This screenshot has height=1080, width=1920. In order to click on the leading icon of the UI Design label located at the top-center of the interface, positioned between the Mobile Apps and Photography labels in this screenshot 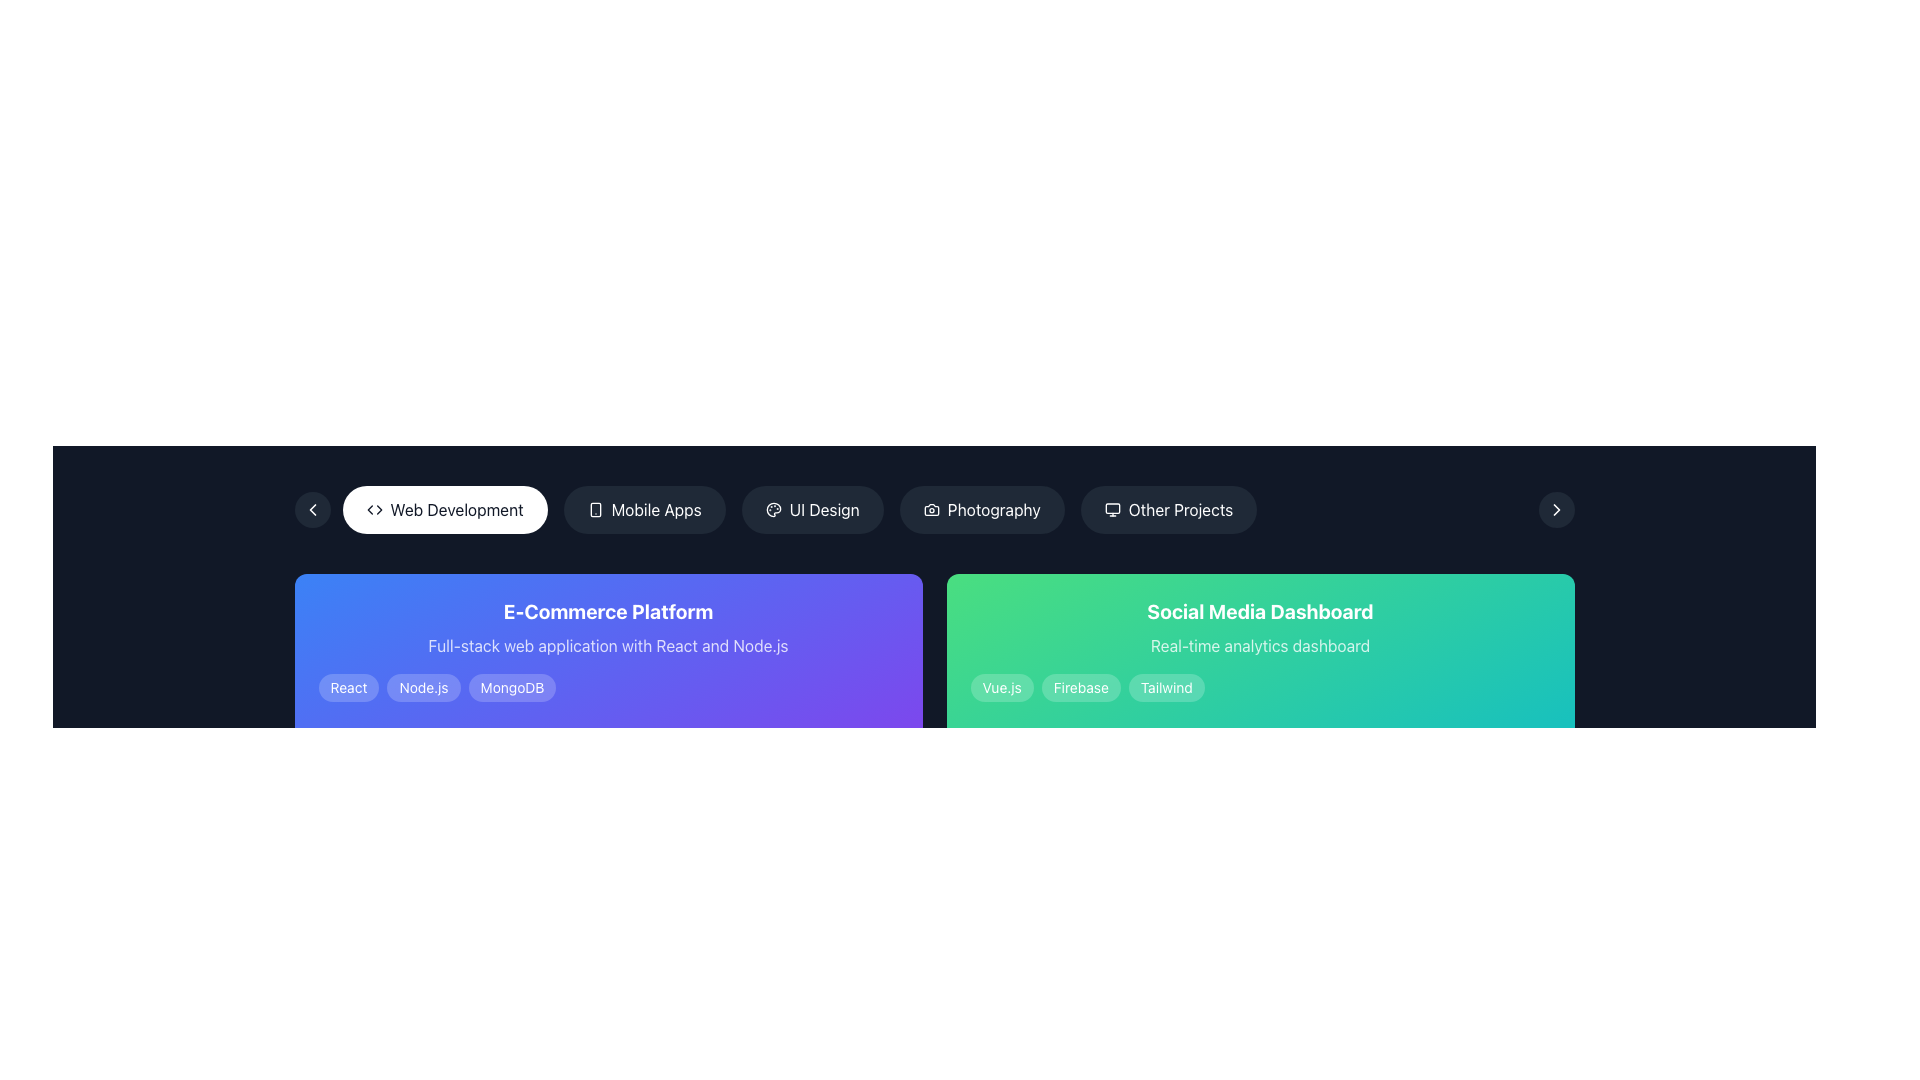, I will do `click(772, 508)`.